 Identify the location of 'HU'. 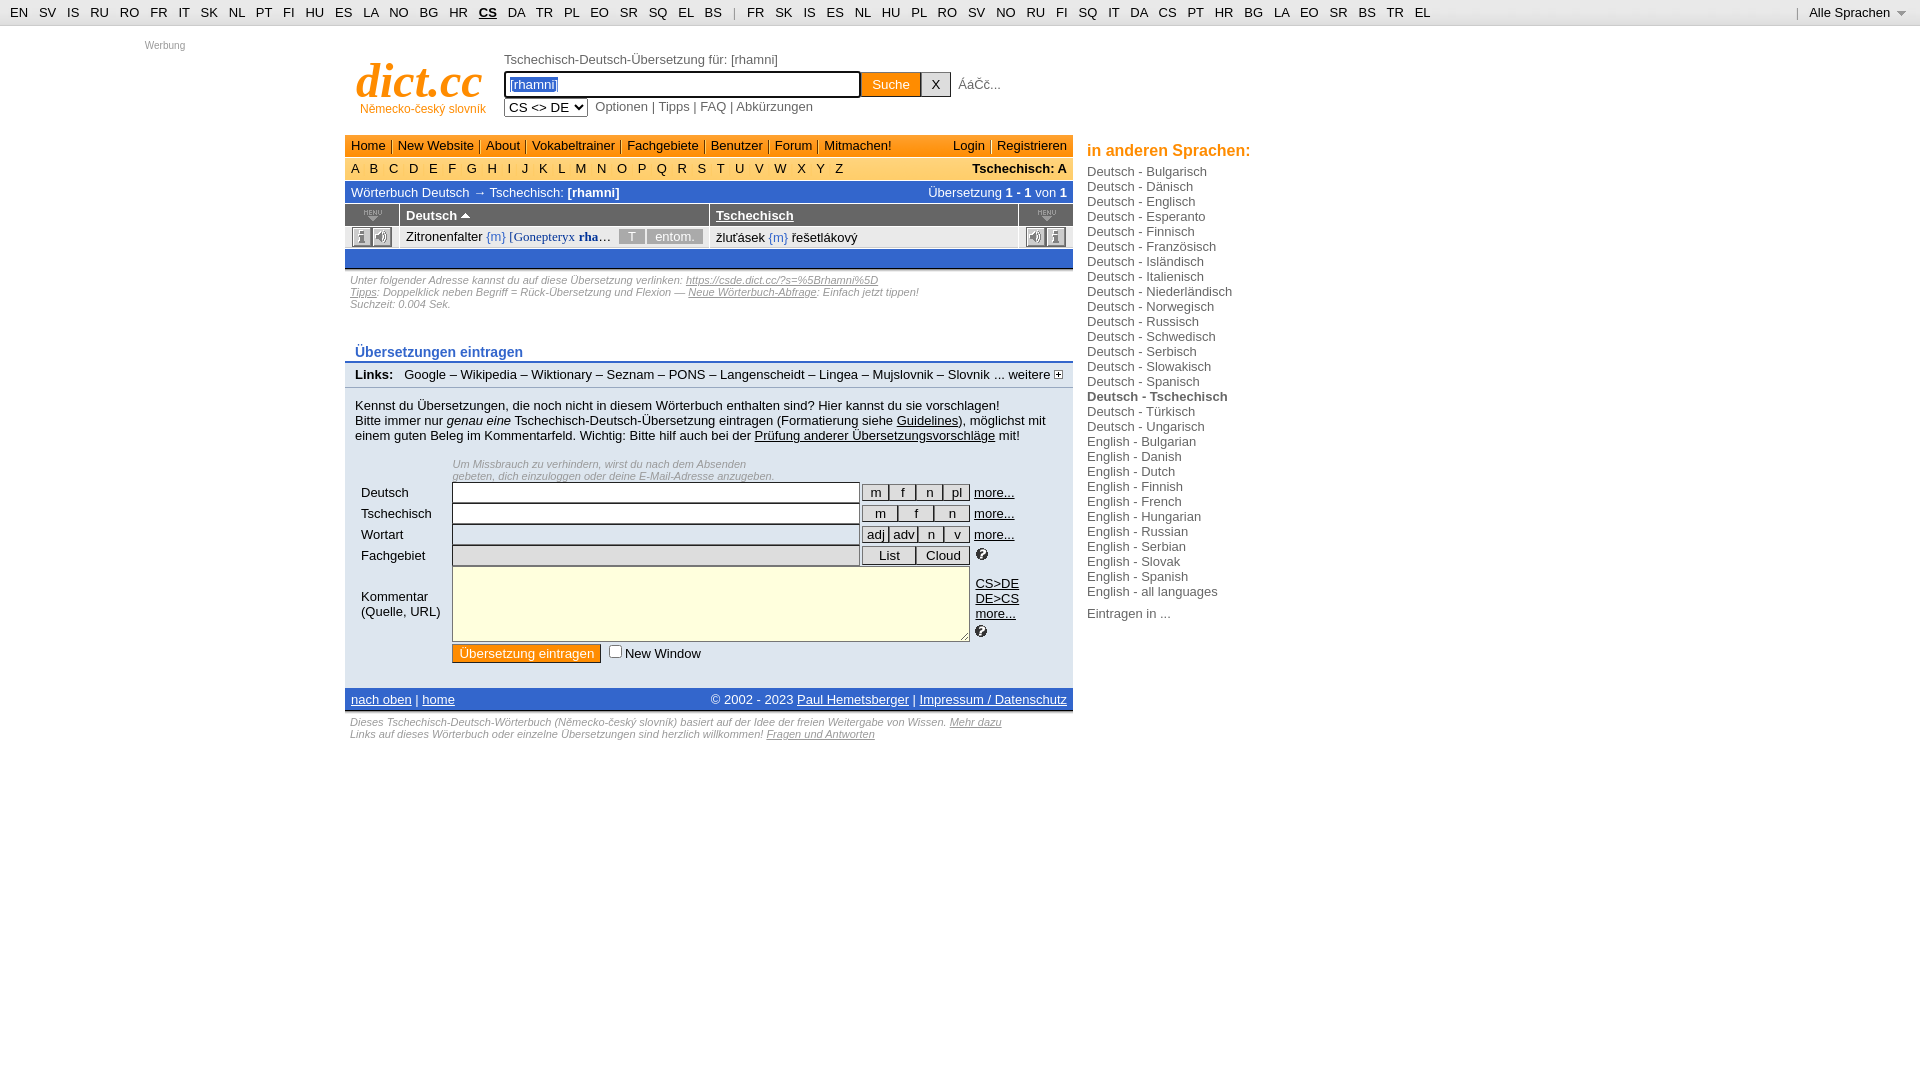
(313, 12).